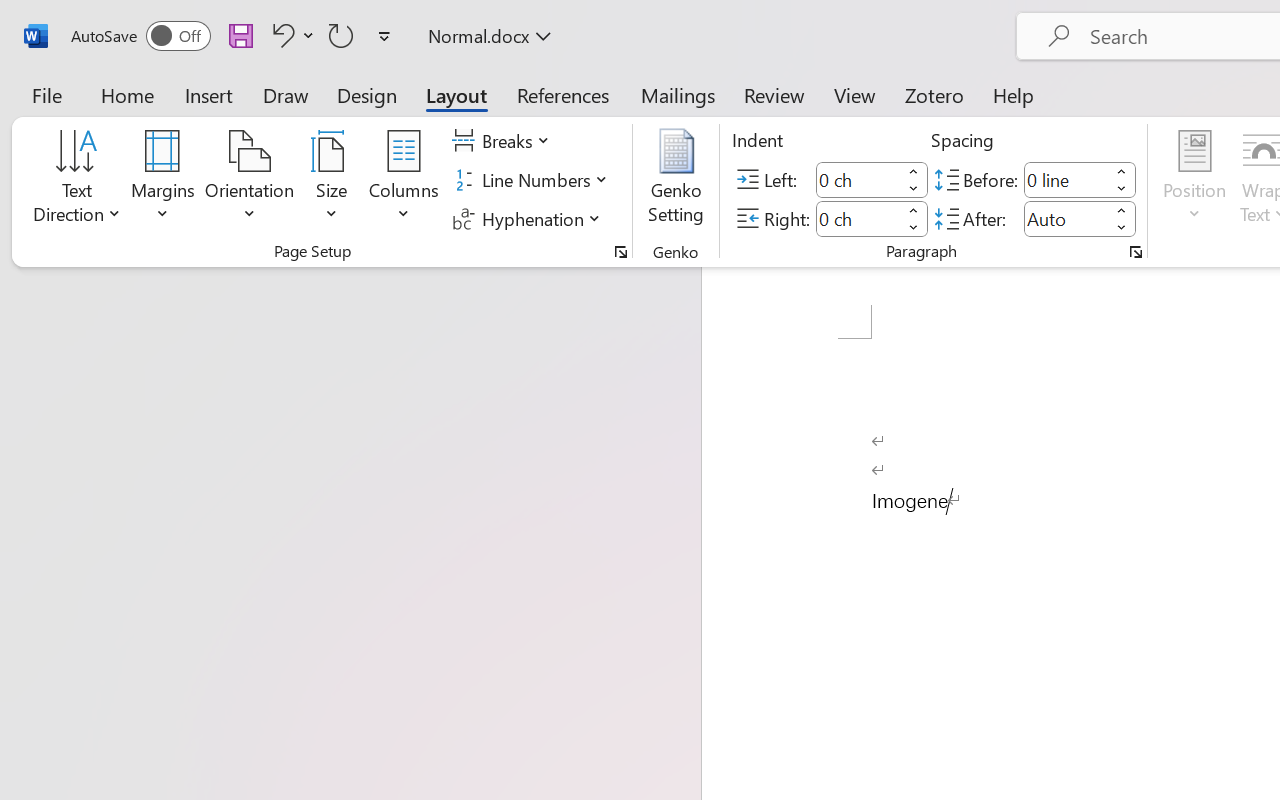 This screenshot has width=1280, height=800. Describe the element at coordinates (1136, 251) in the screenshot. I see `'Paragraph...'` at that location.